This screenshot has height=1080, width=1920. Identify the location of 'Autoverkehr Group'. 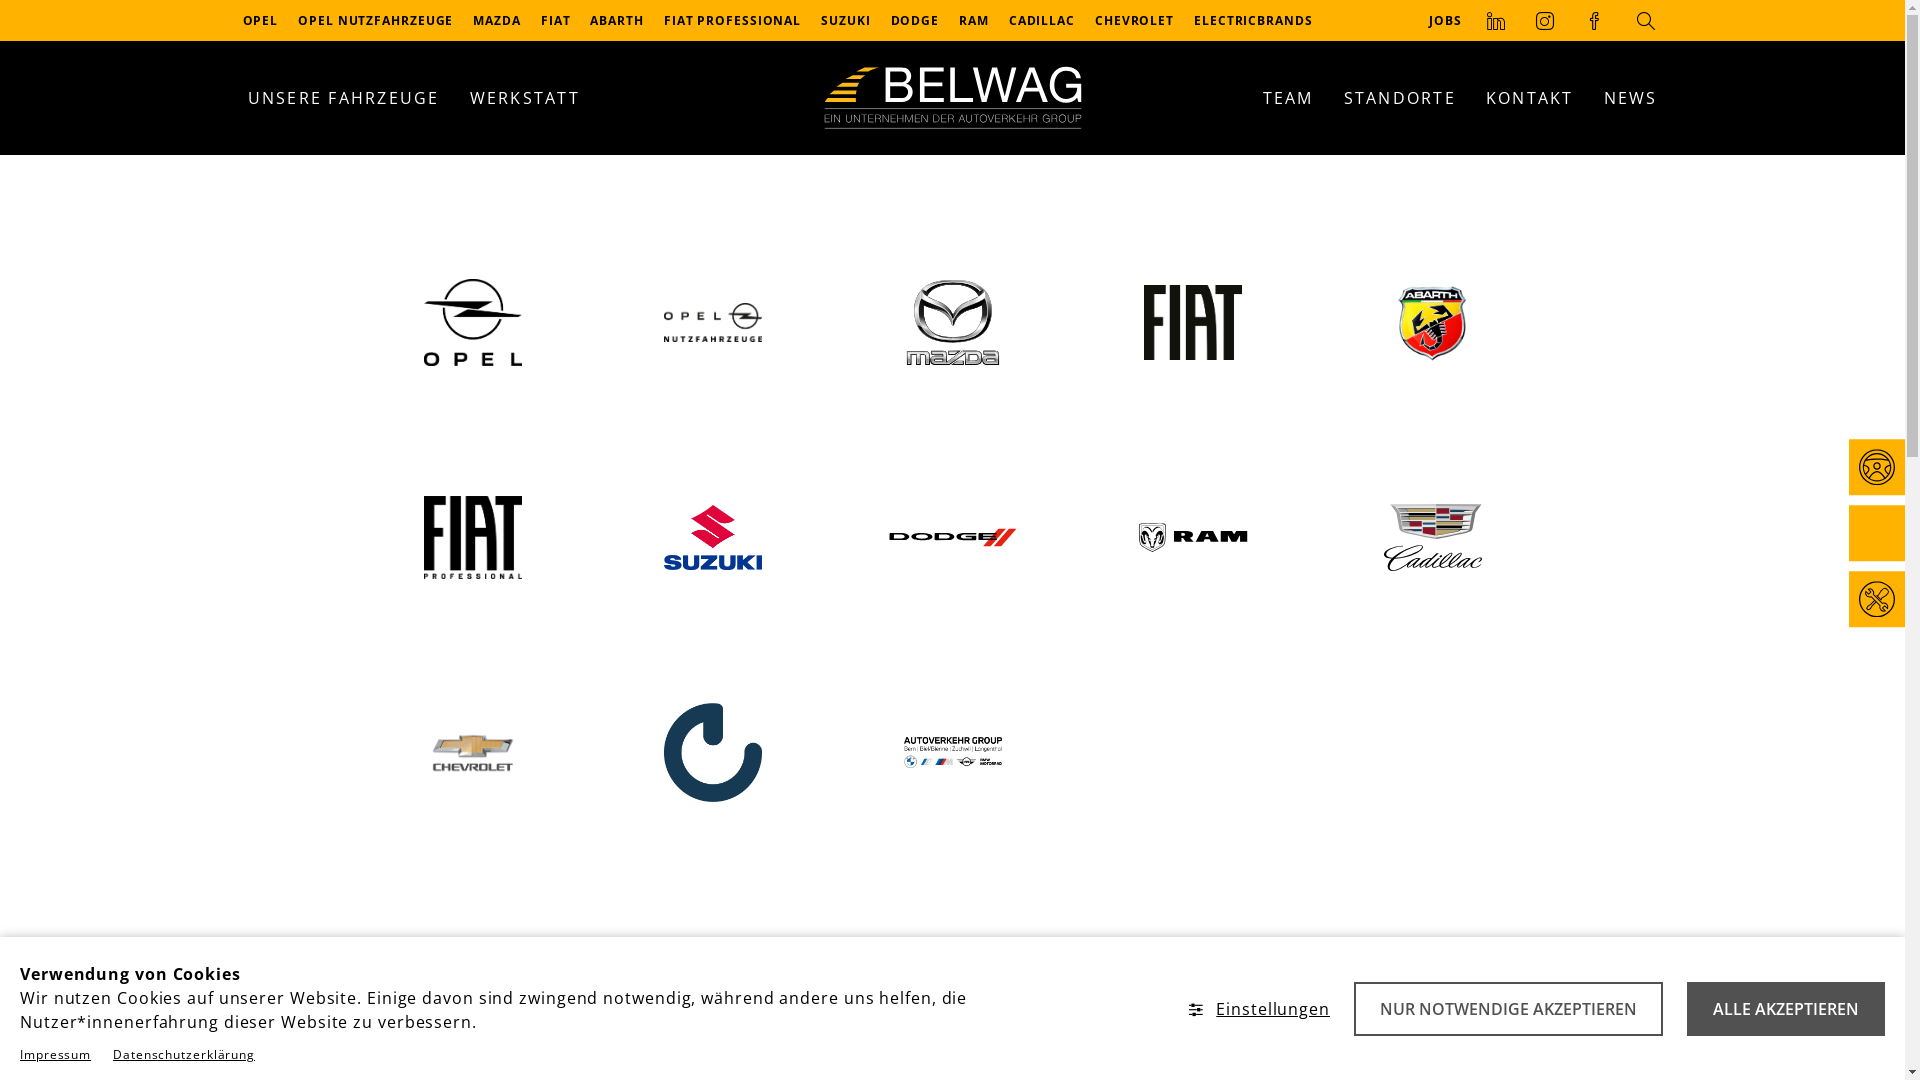
(952, 752).